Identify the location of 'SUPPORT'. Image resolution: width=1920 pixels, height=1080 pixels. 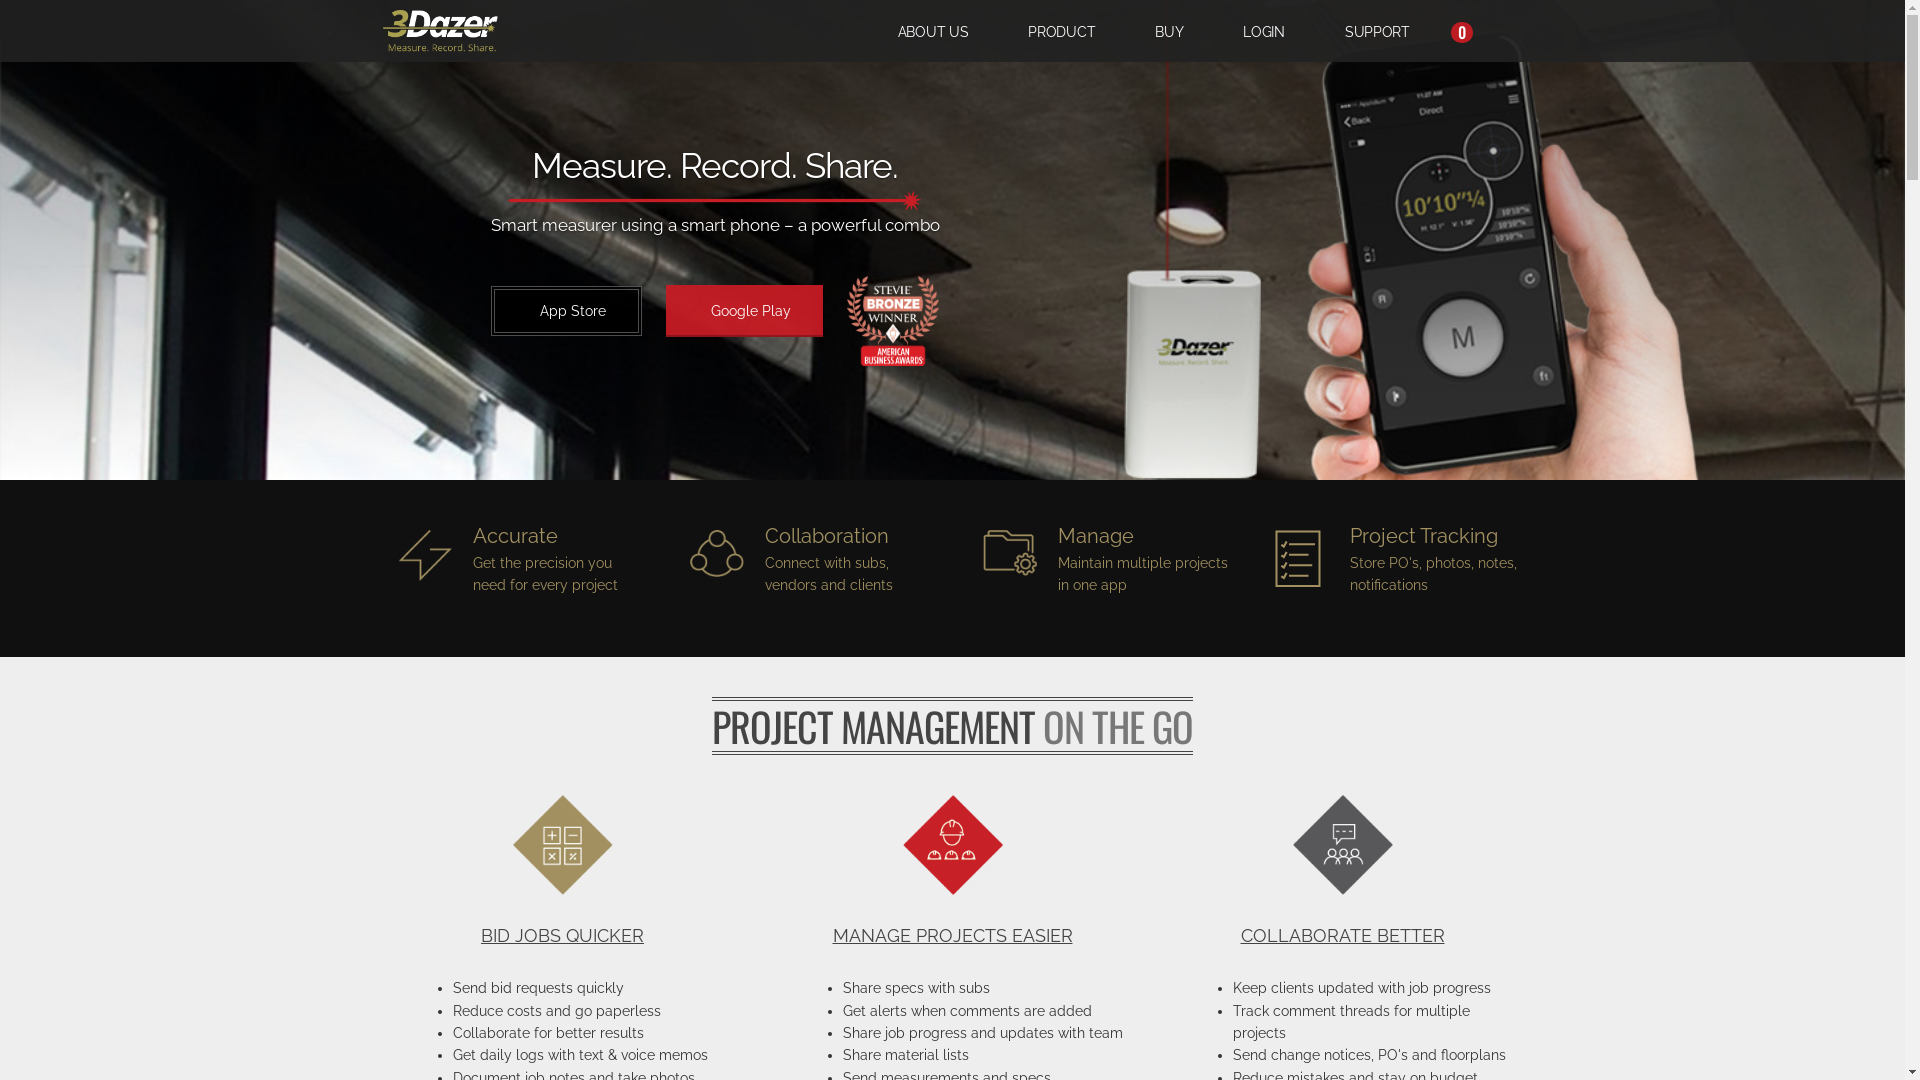
(1376, 30).